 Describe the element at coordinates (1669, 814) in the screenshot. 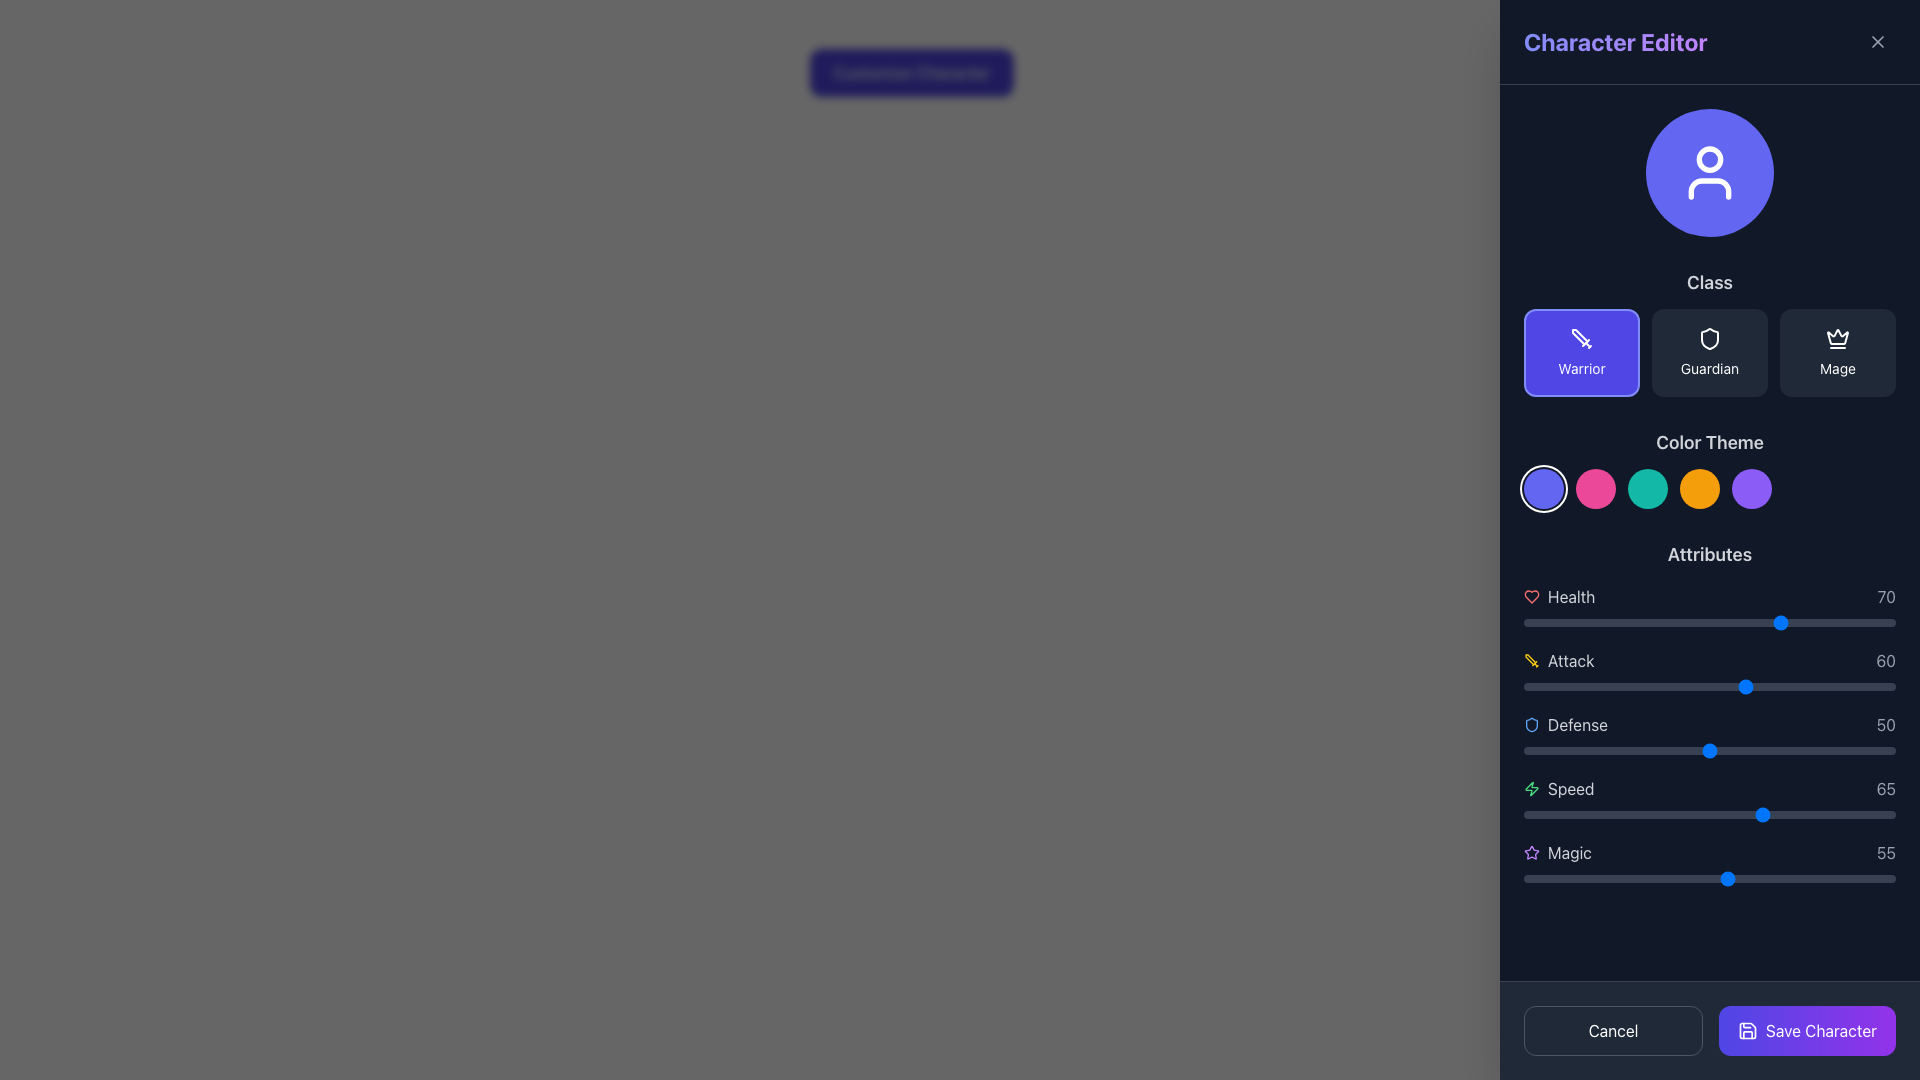

I see `the speed attribute` at that location.